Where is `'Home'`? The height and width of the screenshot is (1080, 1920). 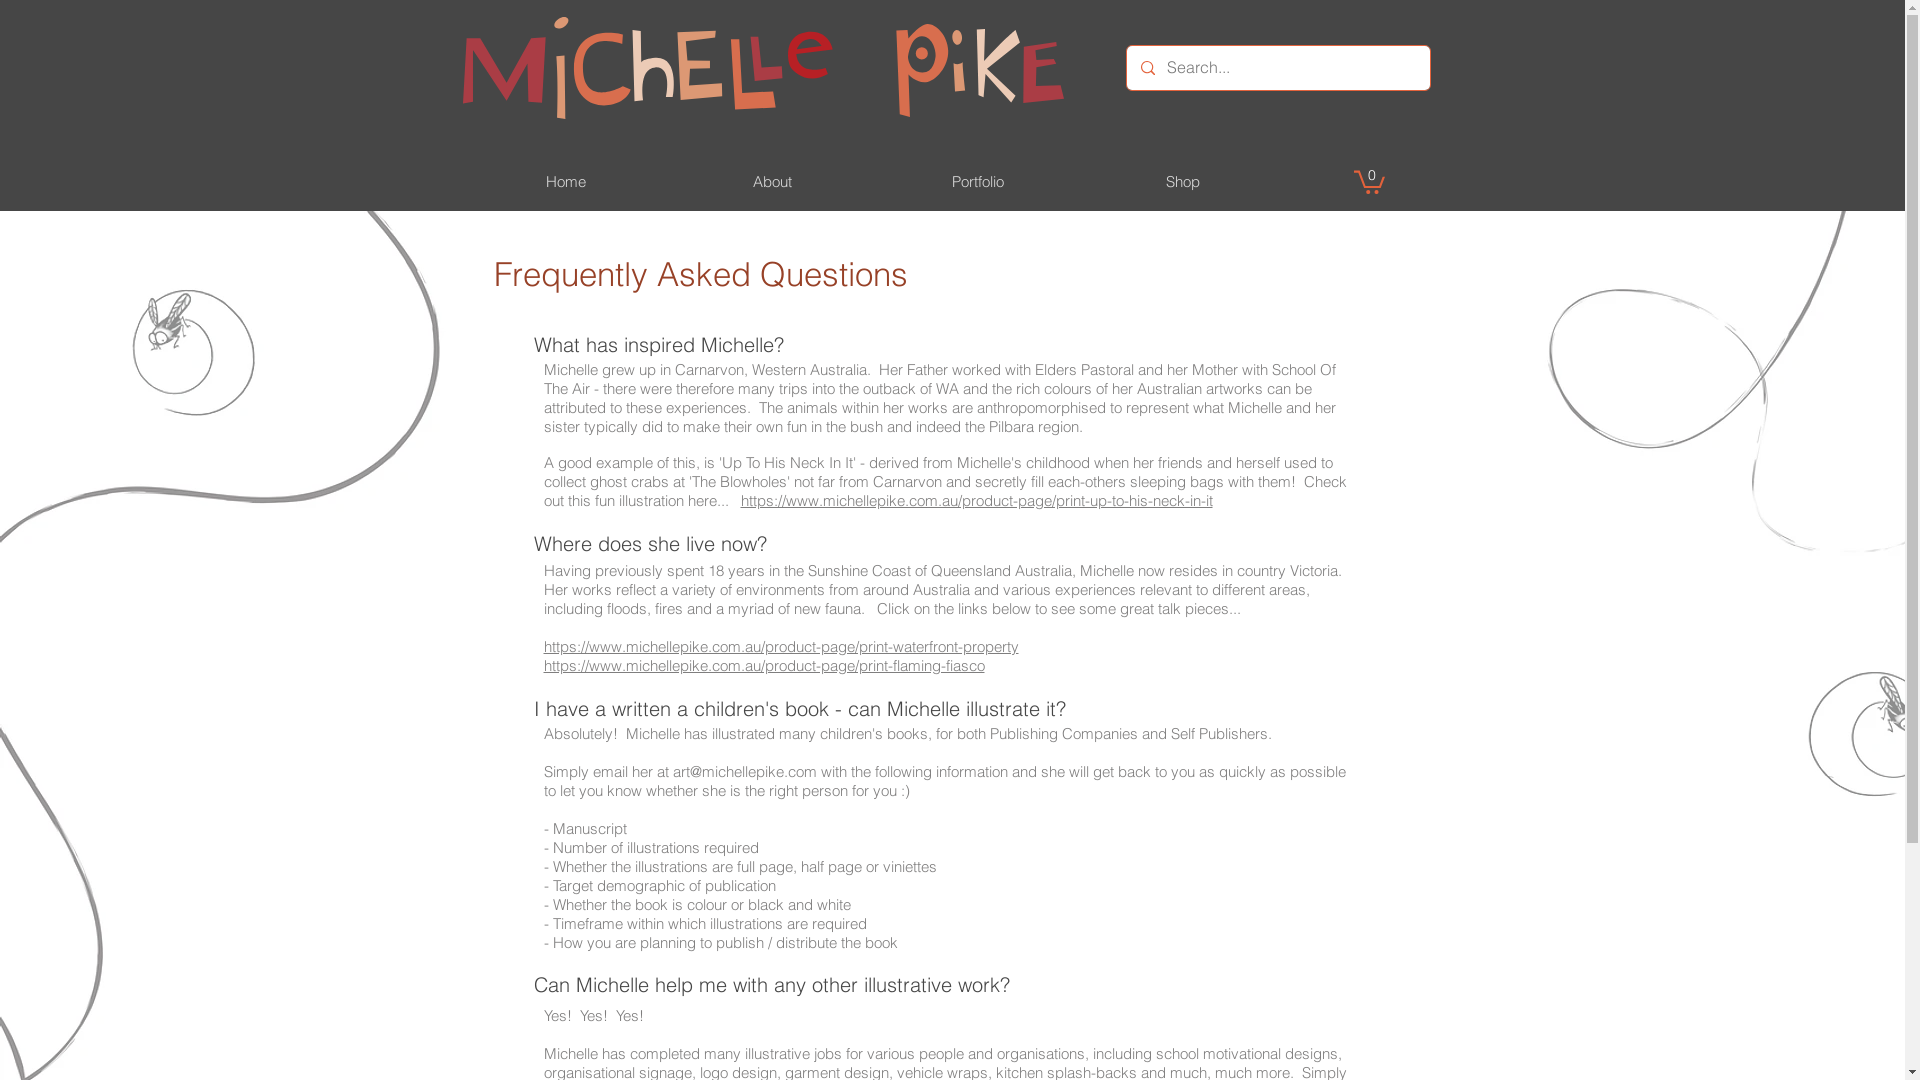 'Home' is located at coordinates (564, 181).